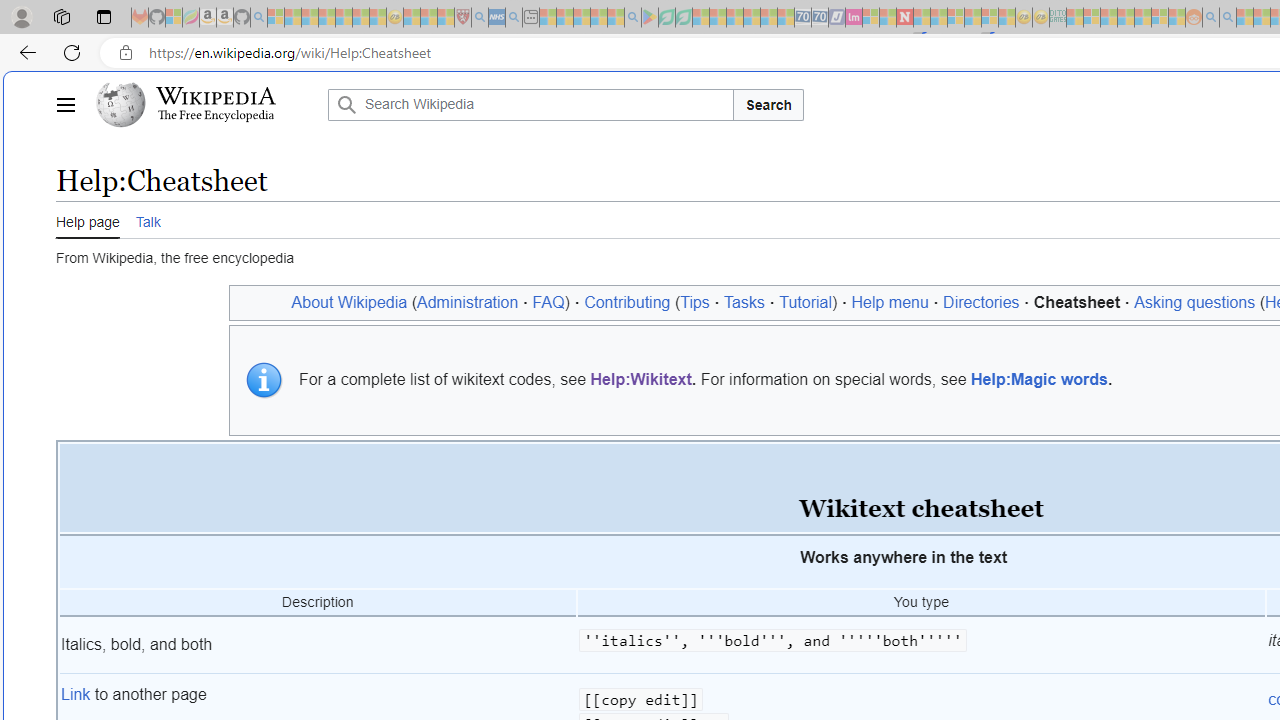 This screenshot has height=720, width=1280. I want to click on 'FAQ', so click(548, 302).